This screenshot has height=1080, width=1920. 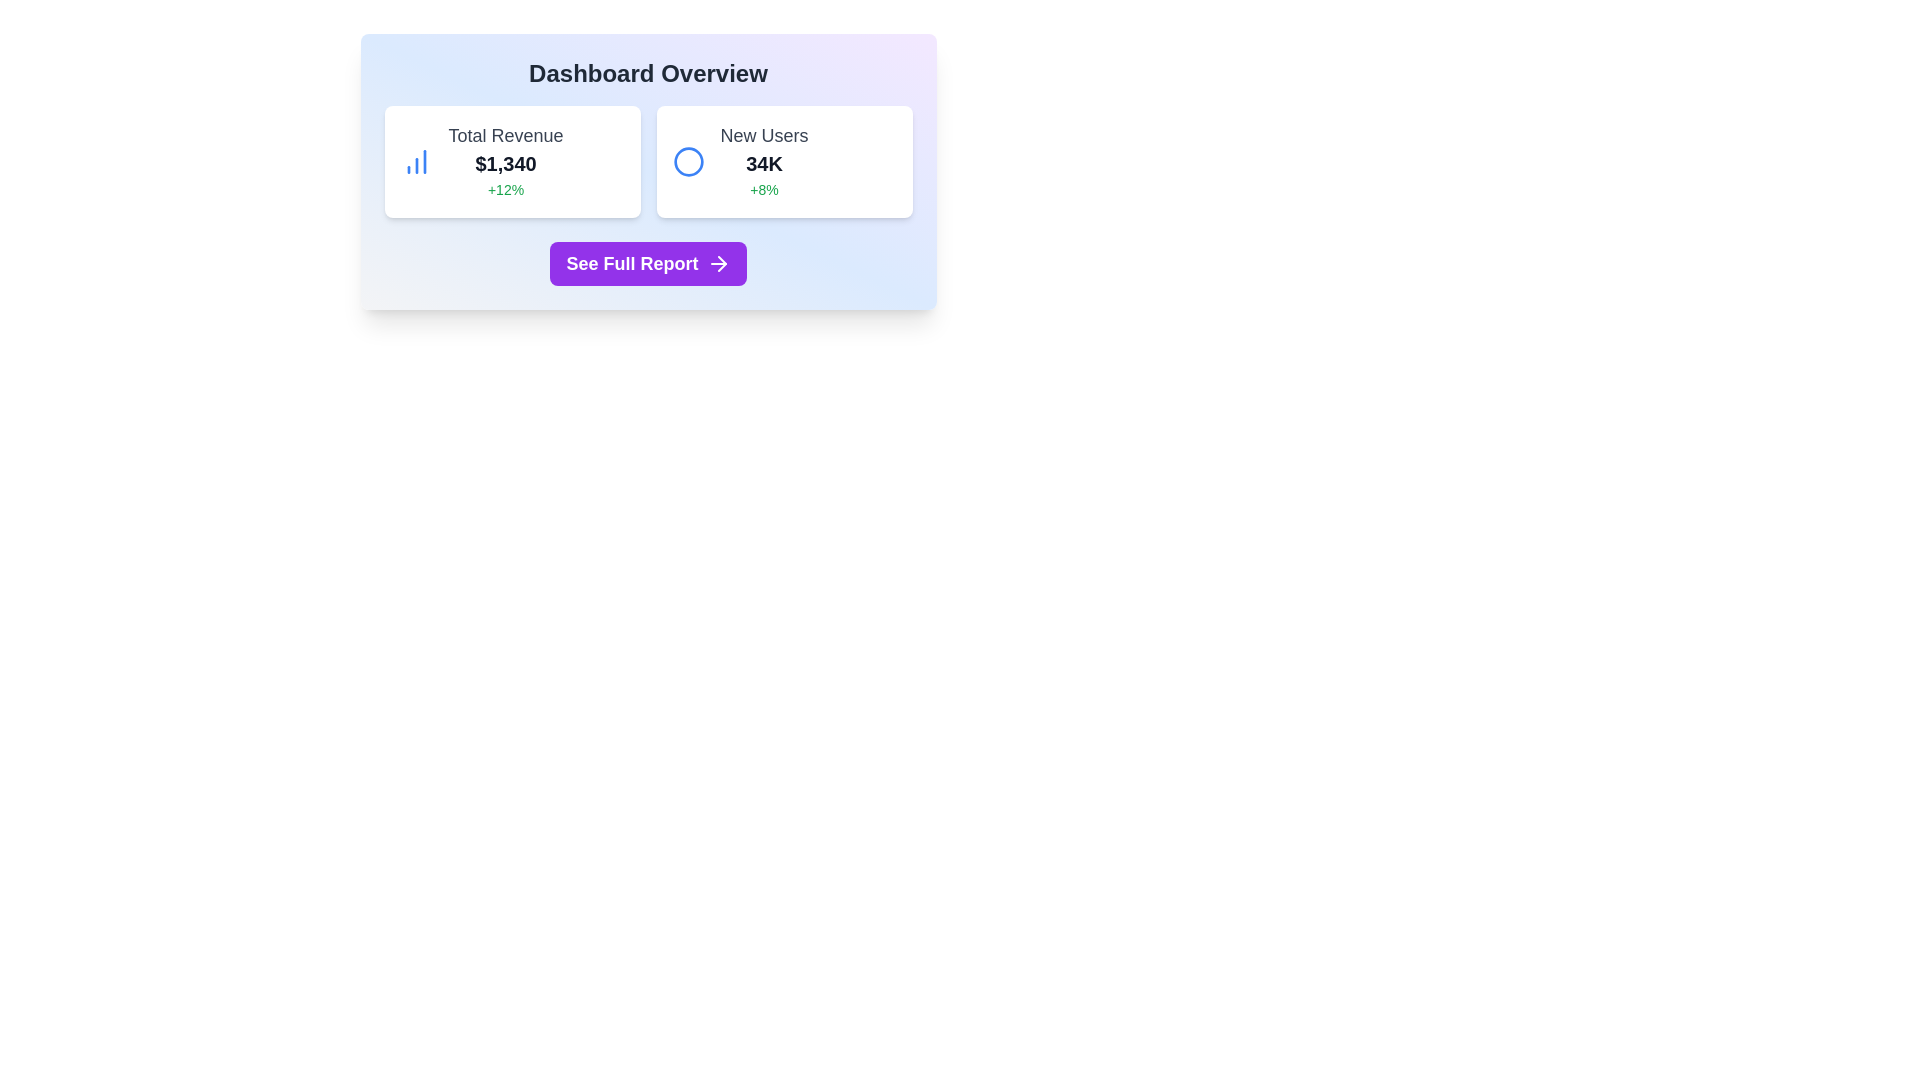 What do you see at coordinates (783, 161) in the screenshot?
I see `the data presented on the summary metric card that displays new users and growth percentage, located to the right of the 'Total Revenue' card in the 'Dashboard Overview'` at bounding box center [783, 161].